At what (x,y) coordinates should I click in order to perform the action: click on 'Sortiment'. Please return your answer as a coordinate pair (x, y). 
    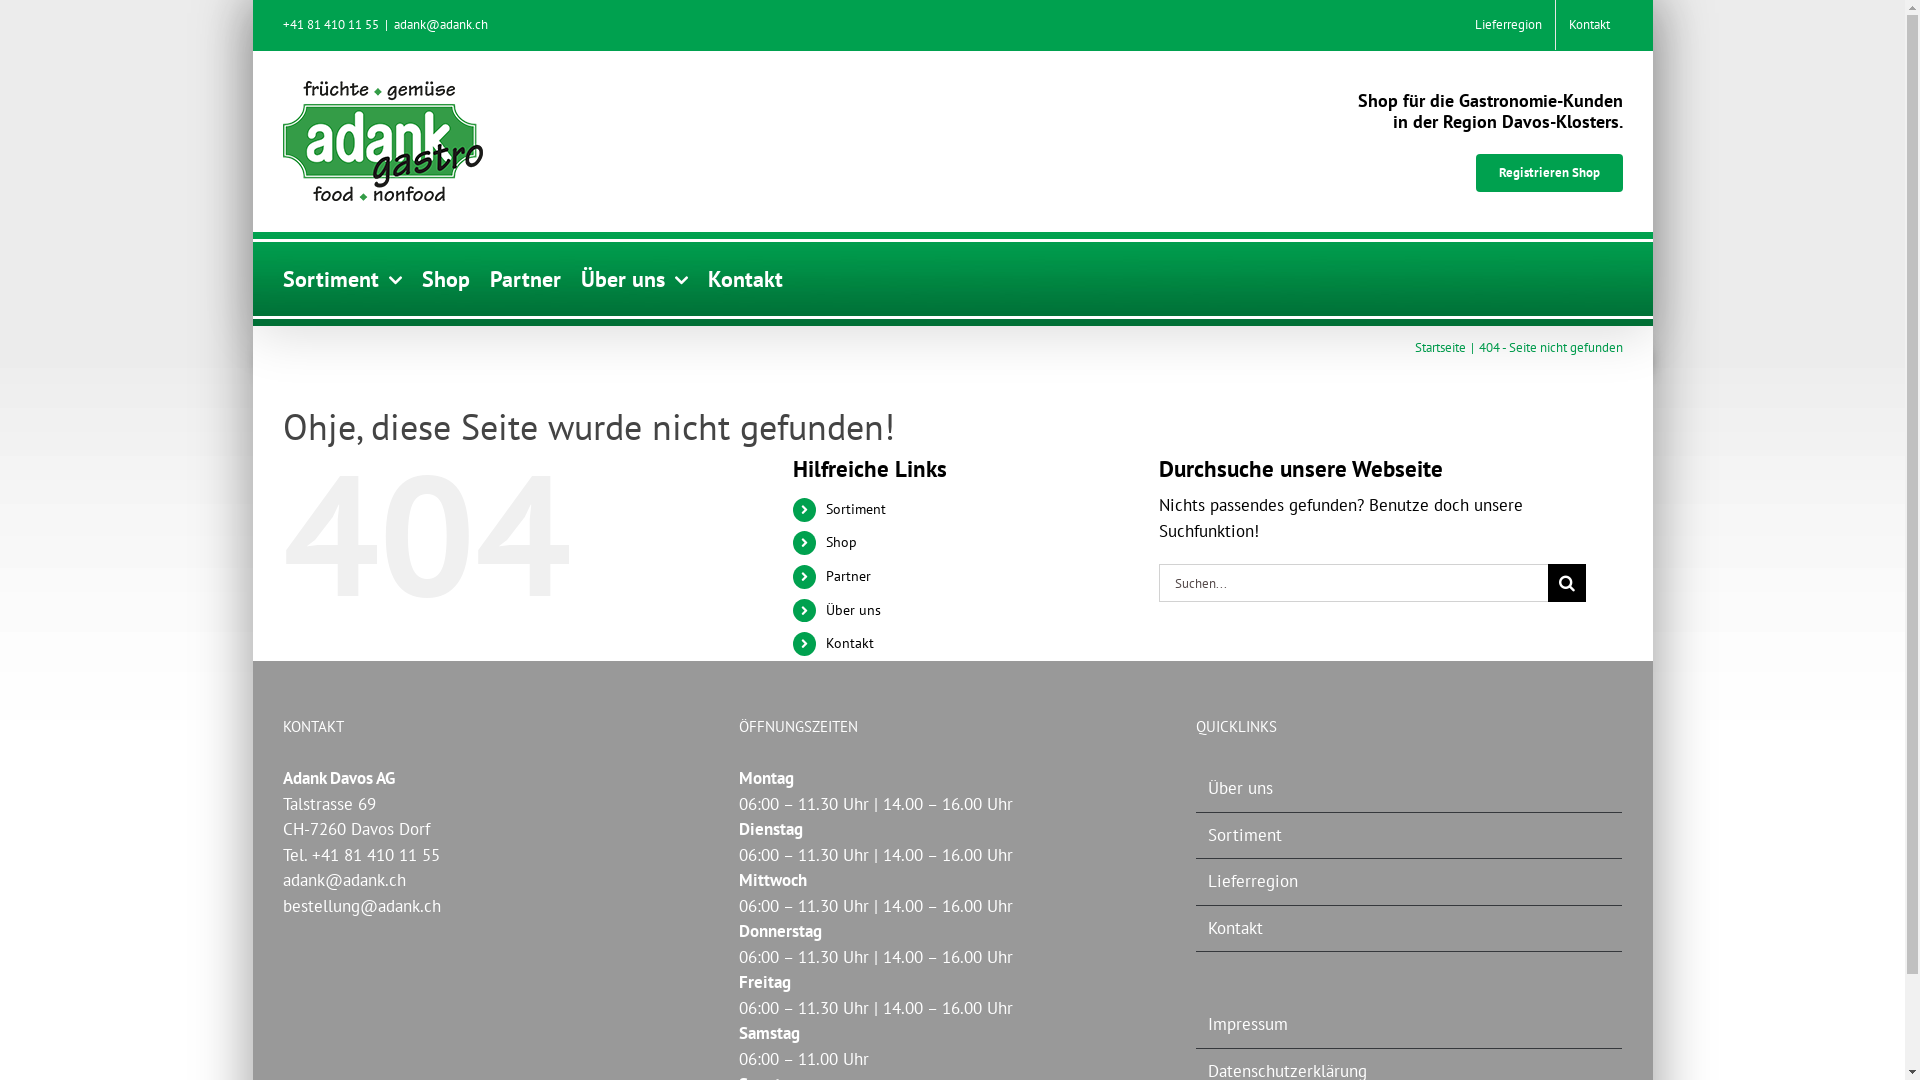
    Looking at the image, I should click on (855, 508).